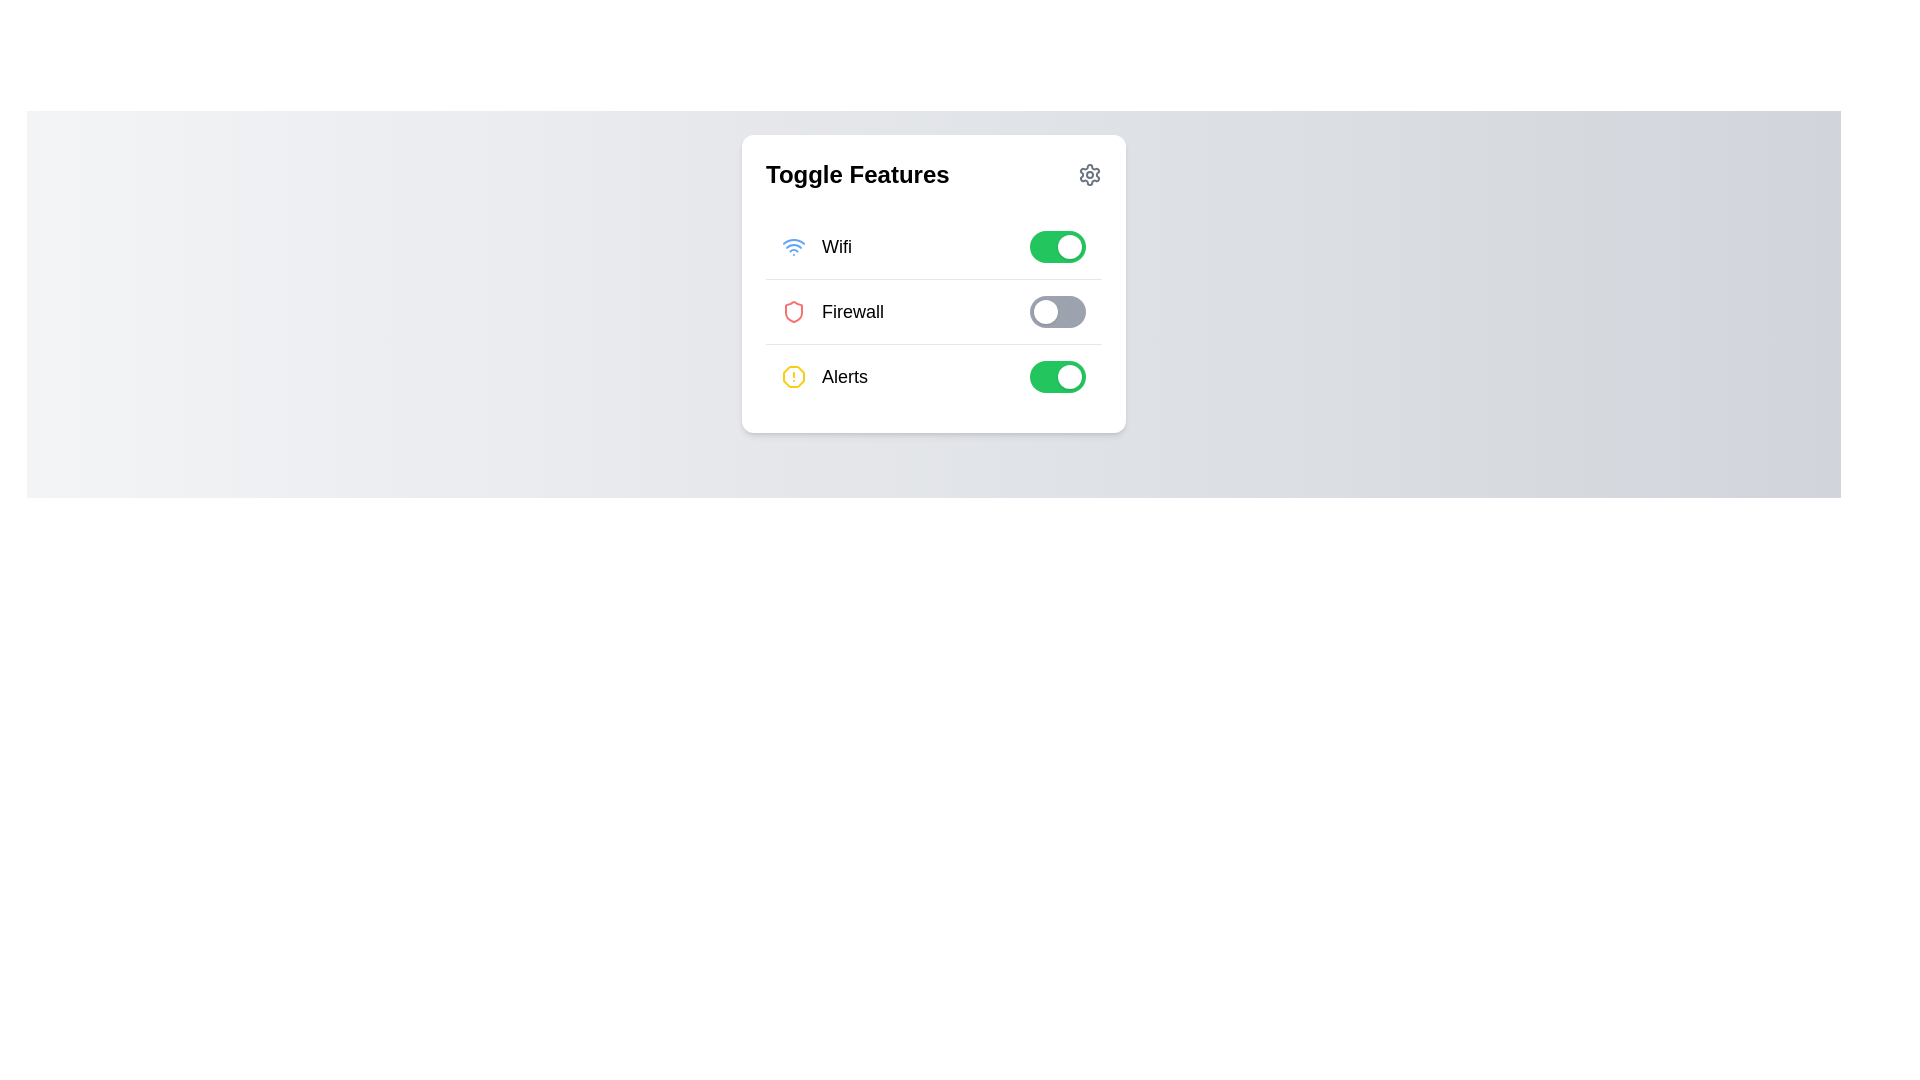 This screenshot has height=1080, width=1920. What do you see at coordinates (792, 312) in the screenshot?
I see `the red shield-shaped icon next to the 'Firewall' toggle in the feature toggle interface` at bounding box center [792, 312].